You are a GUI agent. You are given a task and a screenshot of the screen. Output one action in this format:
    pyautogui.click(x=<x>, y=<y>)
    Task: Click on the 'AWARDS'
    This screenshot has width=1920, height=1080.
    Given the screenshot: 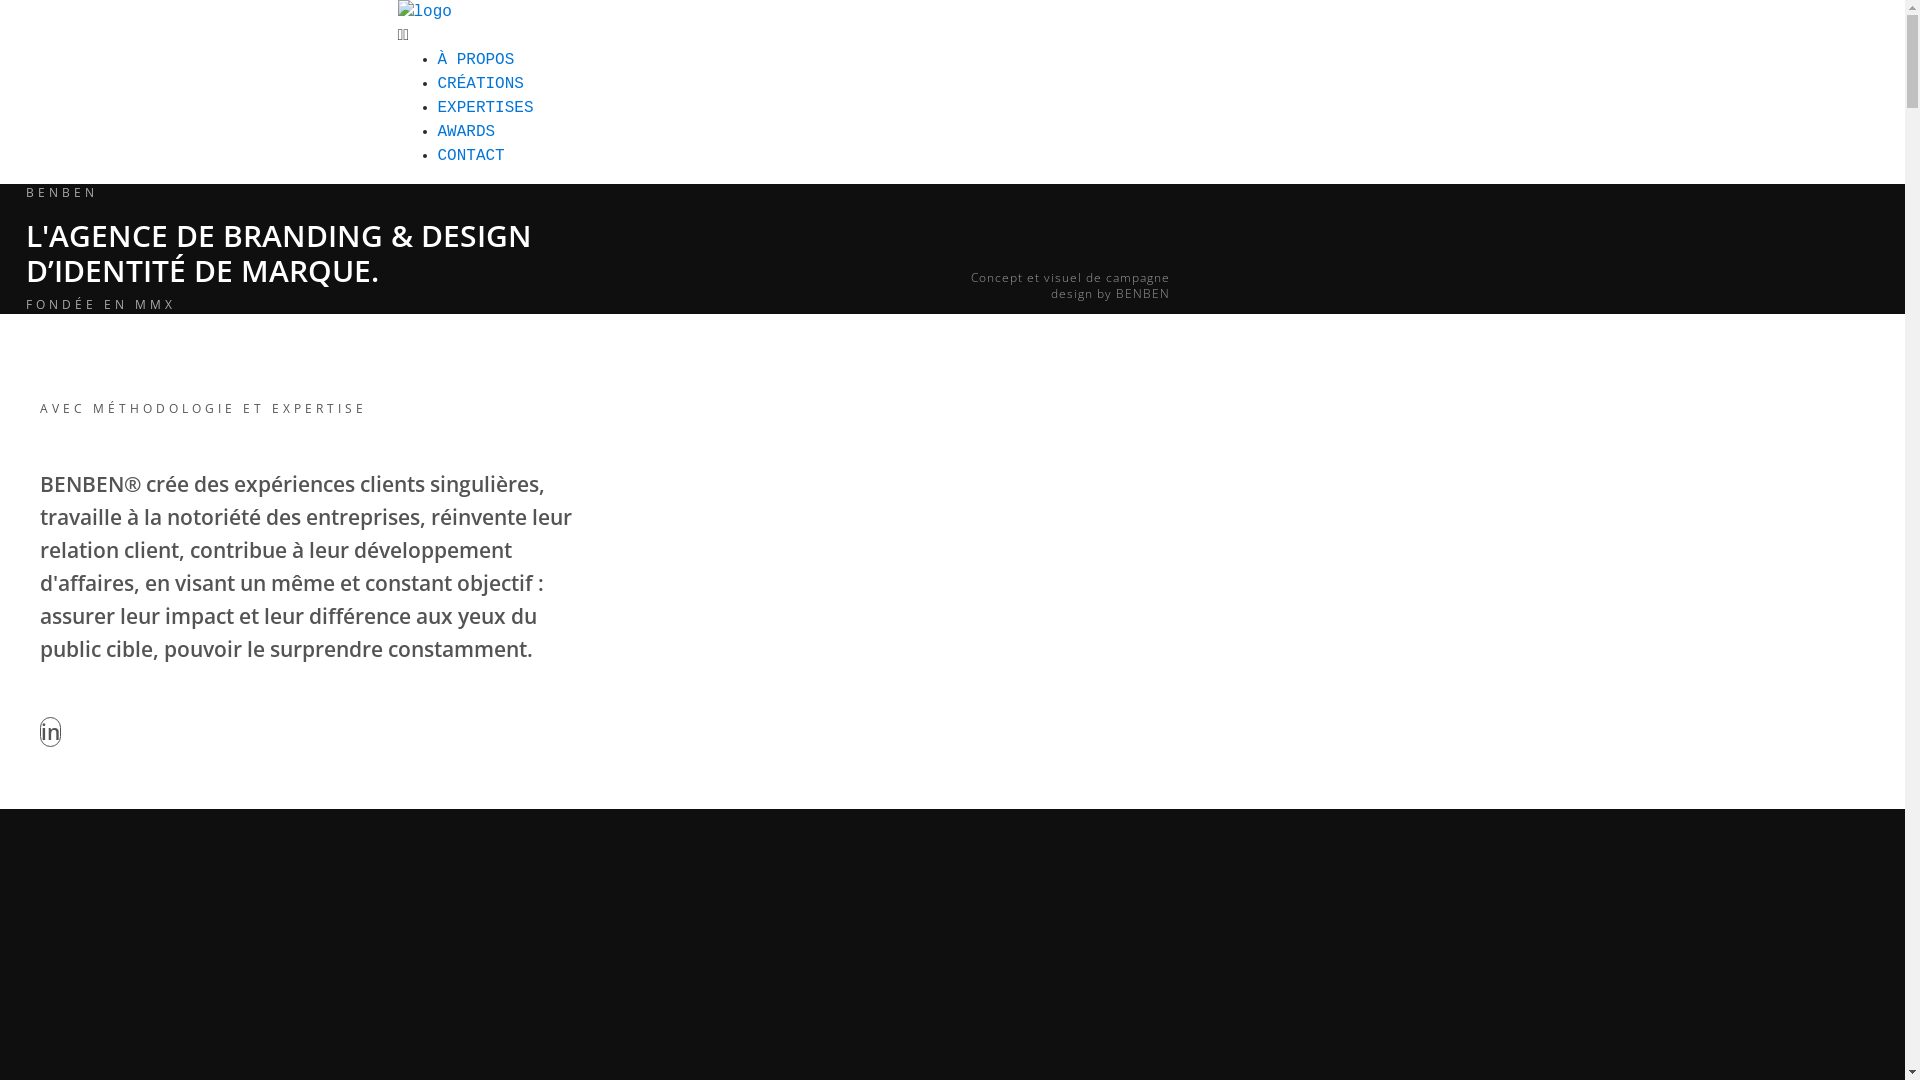 What is the action you would take?
    pyautogui.click(x=465, y=131)
    